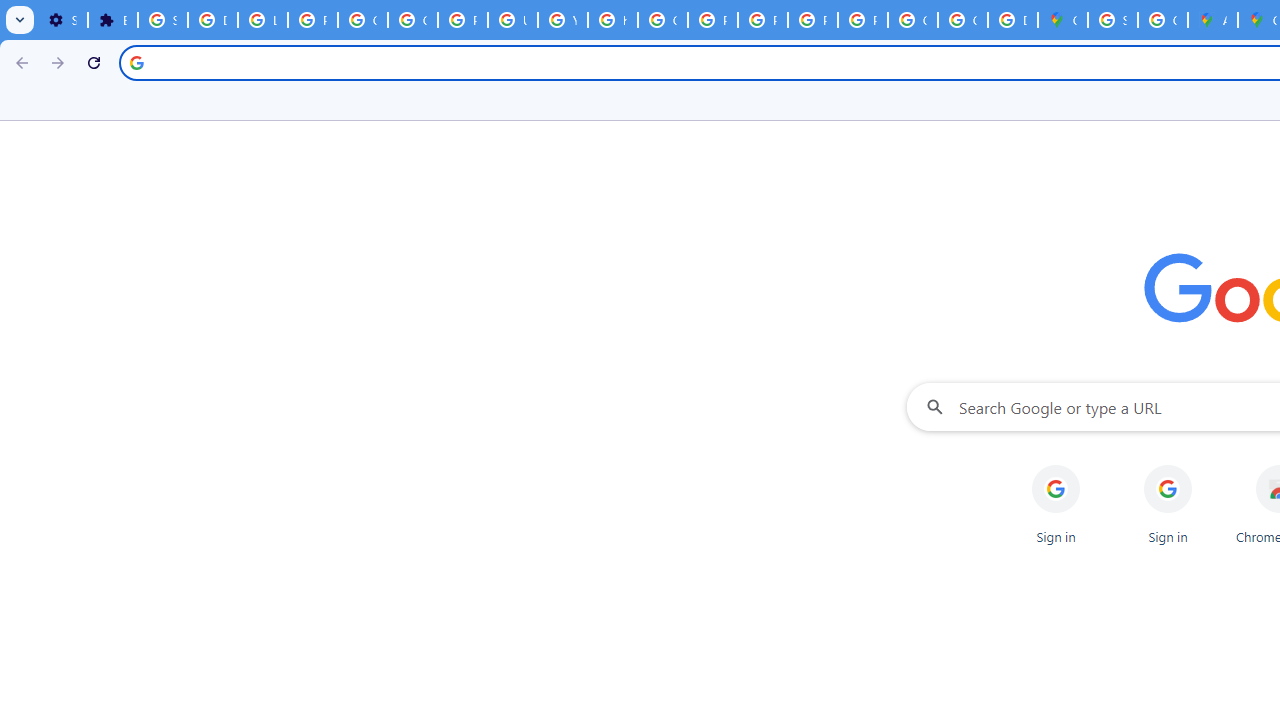  What do you see at coordinates (1062, 20) in the screenshot?
I see `'Google Maps'` at bounding box center [1062, 20].